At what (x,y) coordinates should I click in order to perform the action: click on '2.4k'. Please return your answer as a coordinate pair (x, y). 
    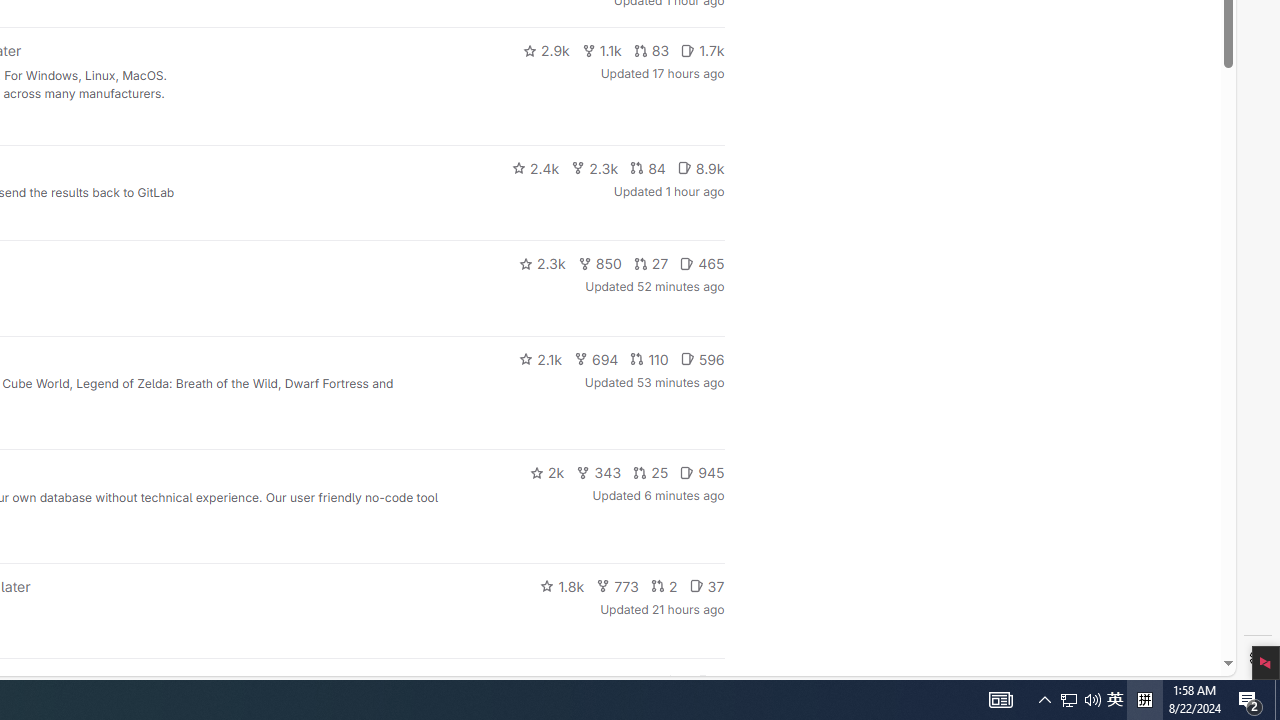
    Looking at the image, I should click on (535, 167).